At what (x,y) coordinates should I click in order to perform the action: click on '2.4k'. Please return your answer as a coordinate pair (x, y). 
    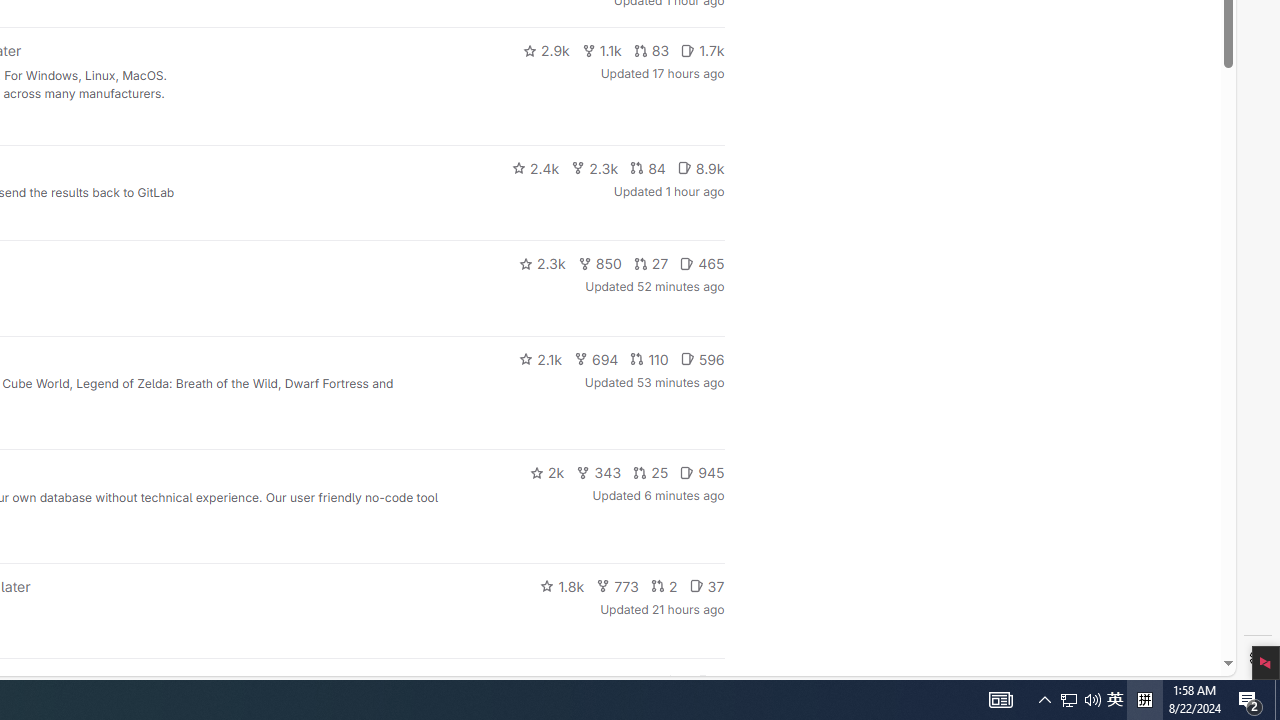
    Looking at the image, I should click on (535, 167).